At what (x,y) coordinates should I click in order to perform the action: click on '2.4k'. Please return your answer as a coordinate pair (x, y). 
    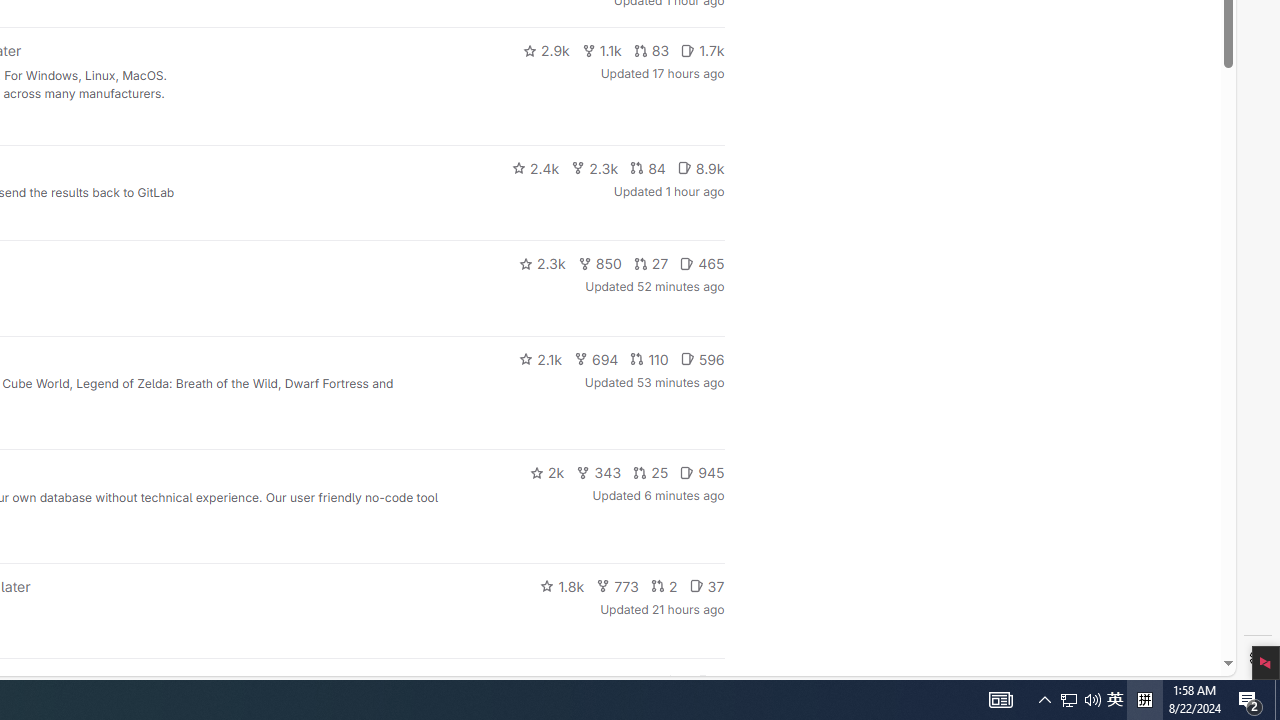
    Looking at the image, I should click on (535, 167).